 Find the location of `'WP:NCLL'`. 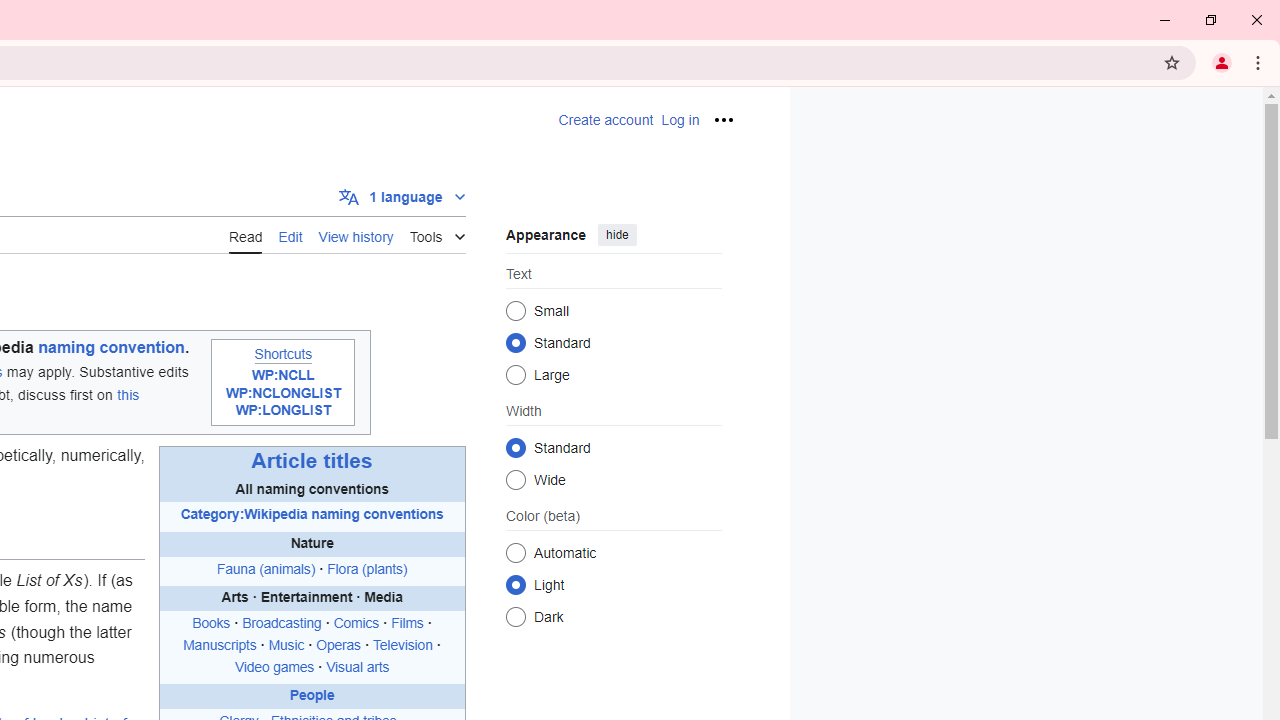

'WP:NCLL' is located at coordinates (281, 375).